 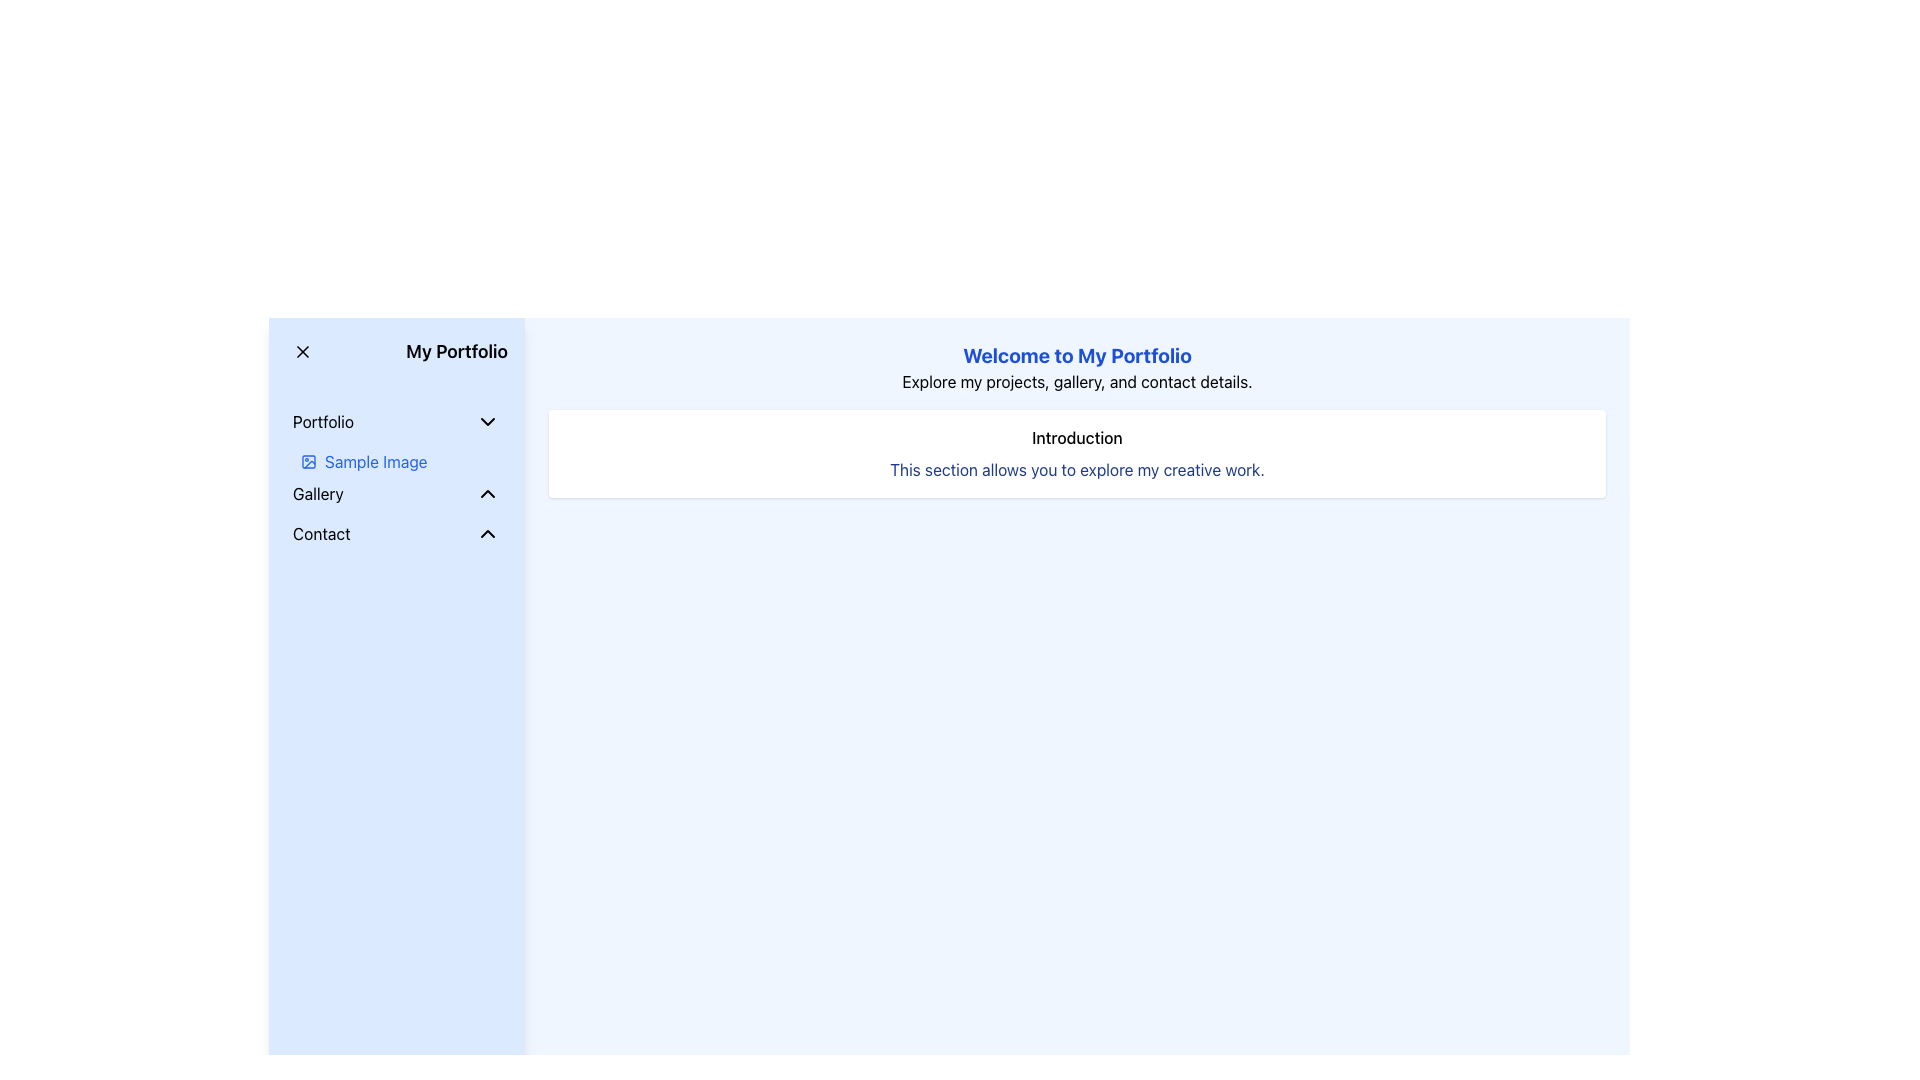 I want to click on the 'Sample Image' Navigation Link with Icon located in the sidebar panel under the 'Portfolio' dropdown, so click(x=403, y=462).